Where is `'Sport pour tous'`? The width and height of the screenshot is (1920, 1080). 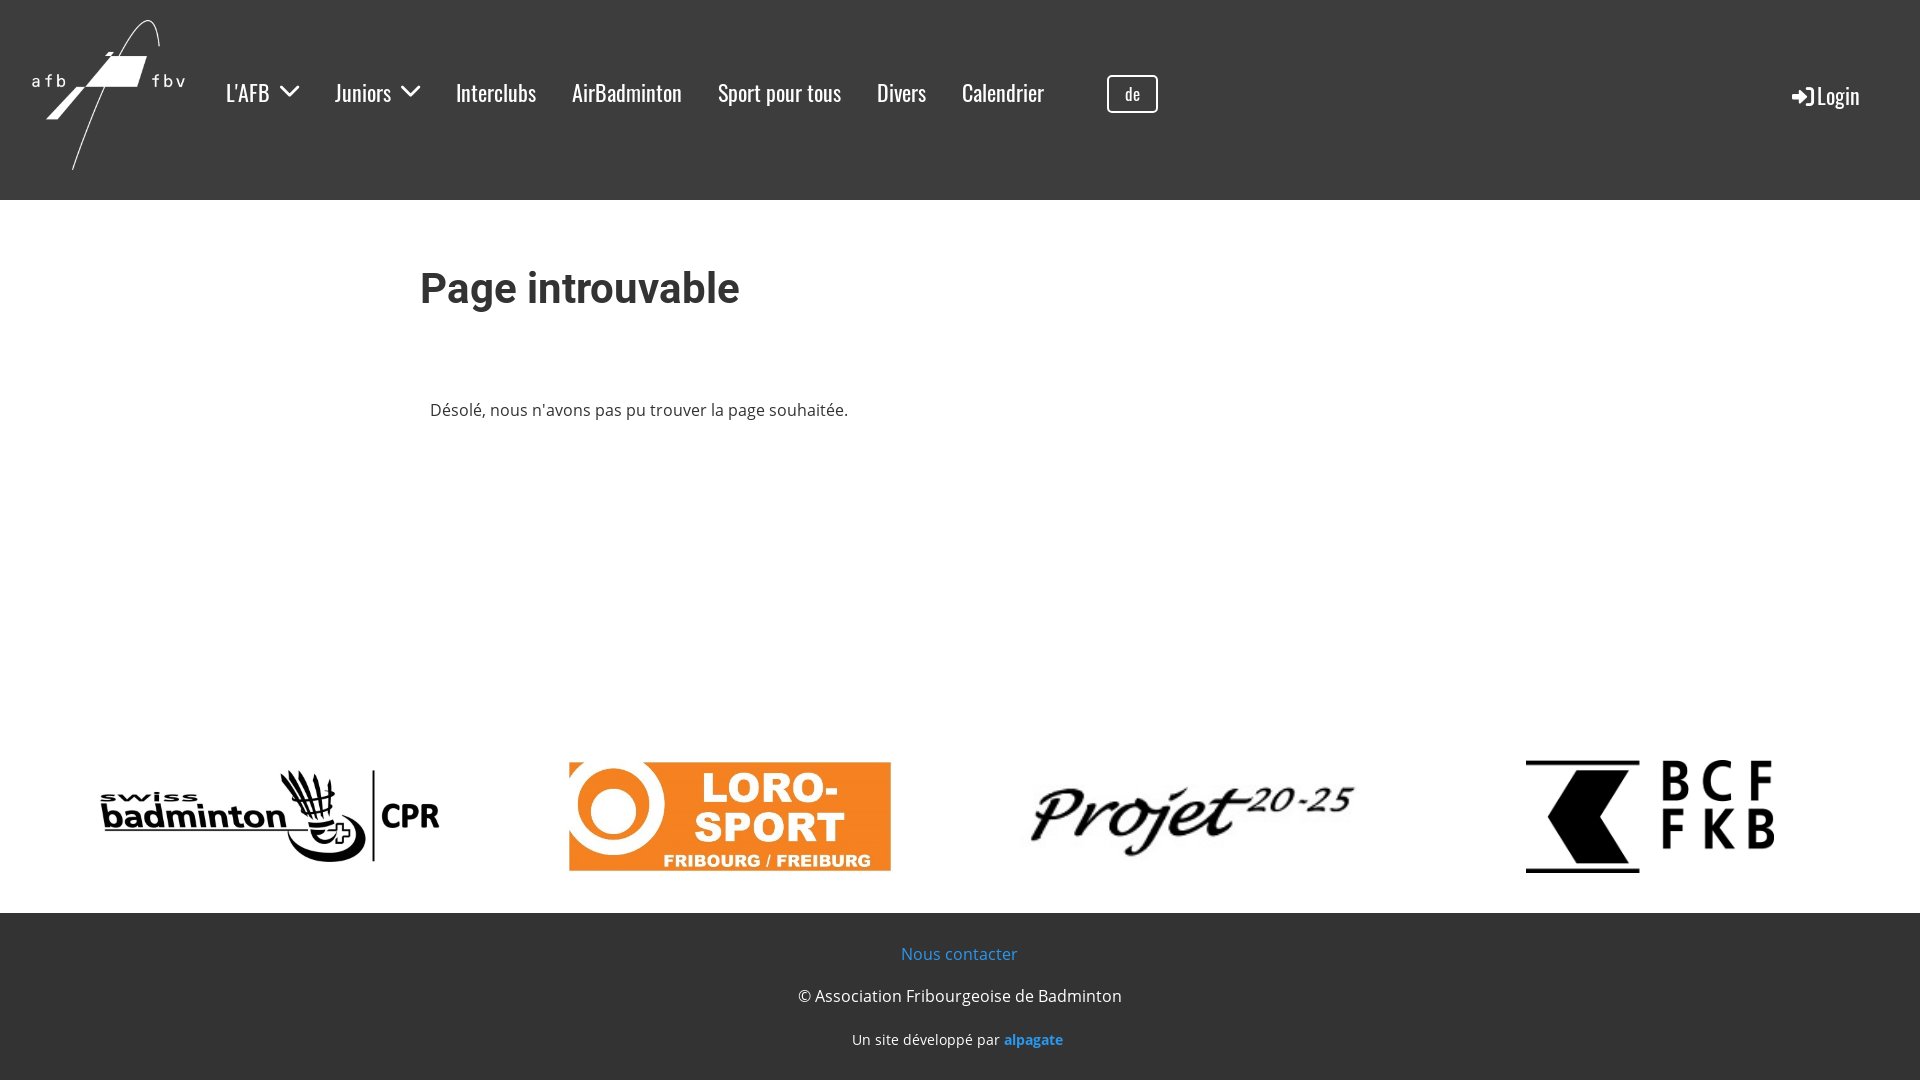 'Sport pour tous' is located at coordinates (778, 92).